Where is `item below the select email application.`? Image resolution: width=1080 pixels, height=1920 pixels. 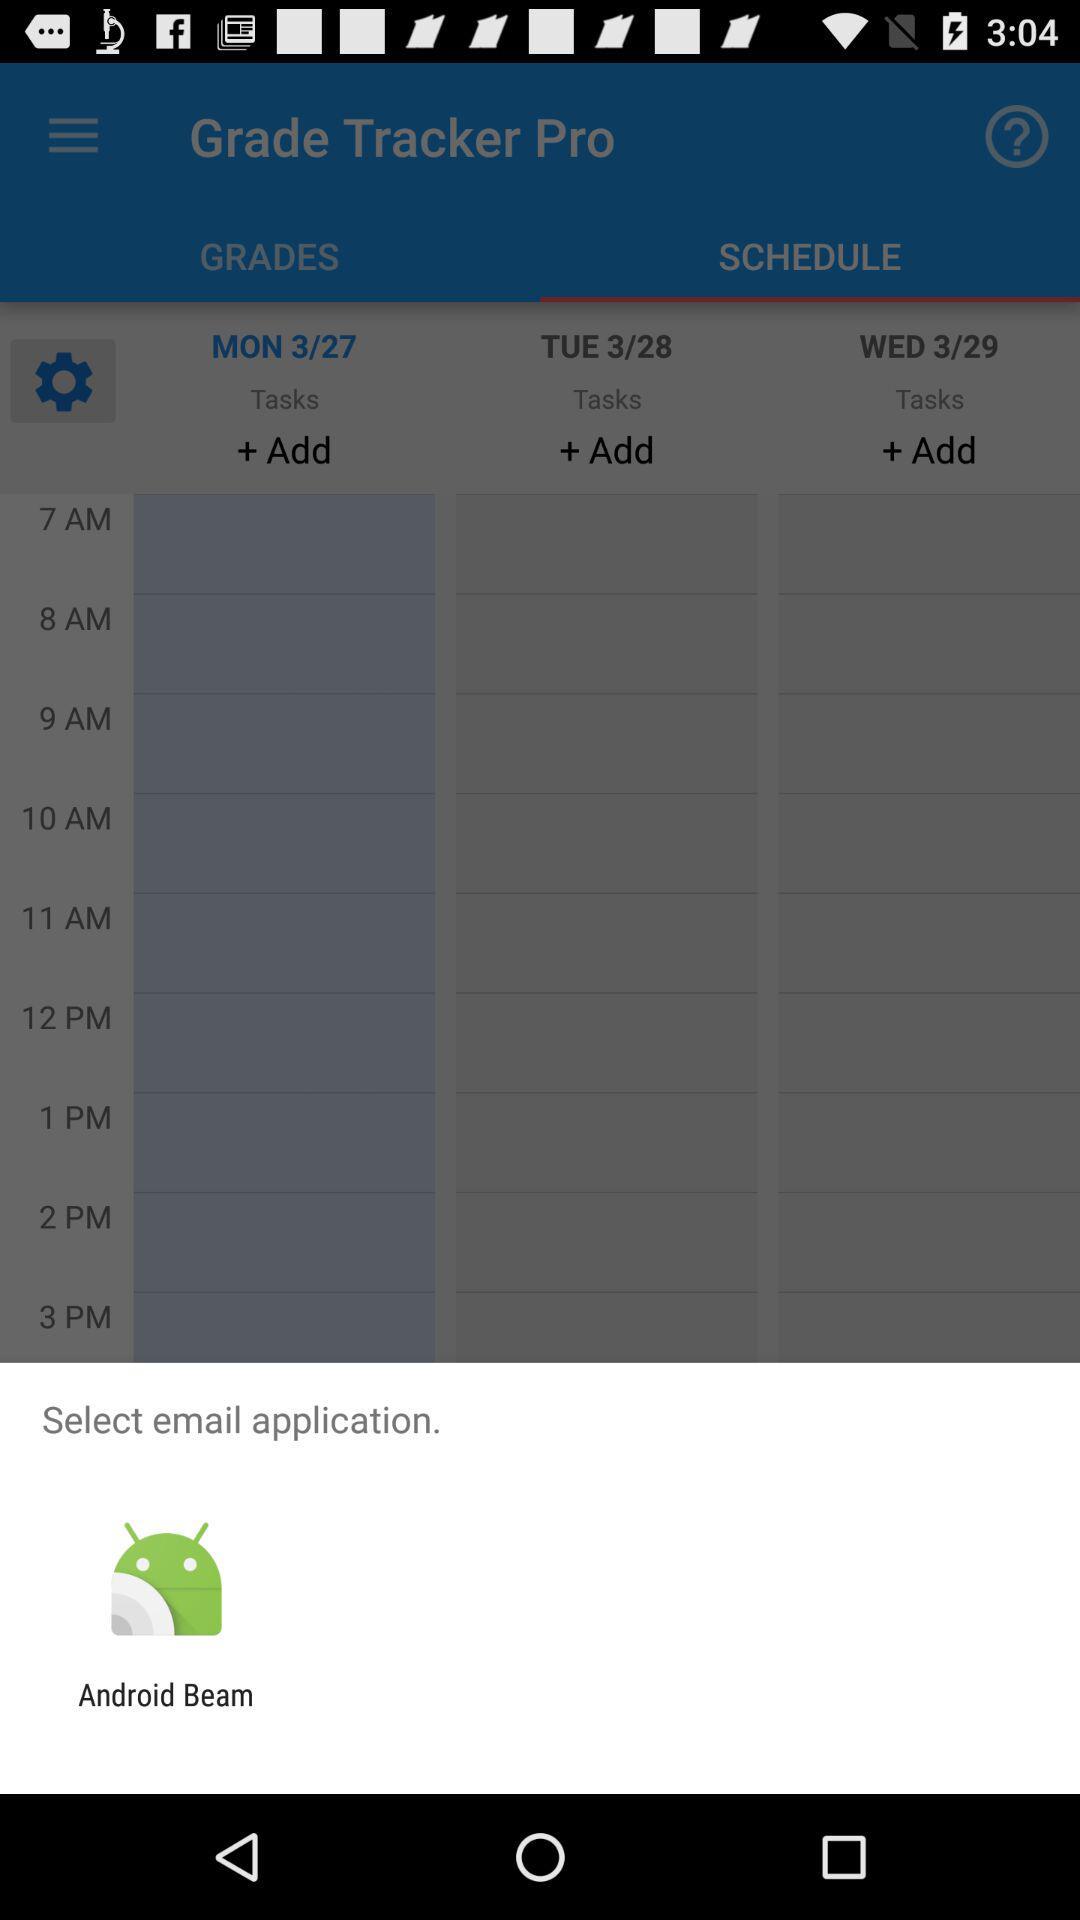
item below the select email application. is located at coordinates (165, 1579).